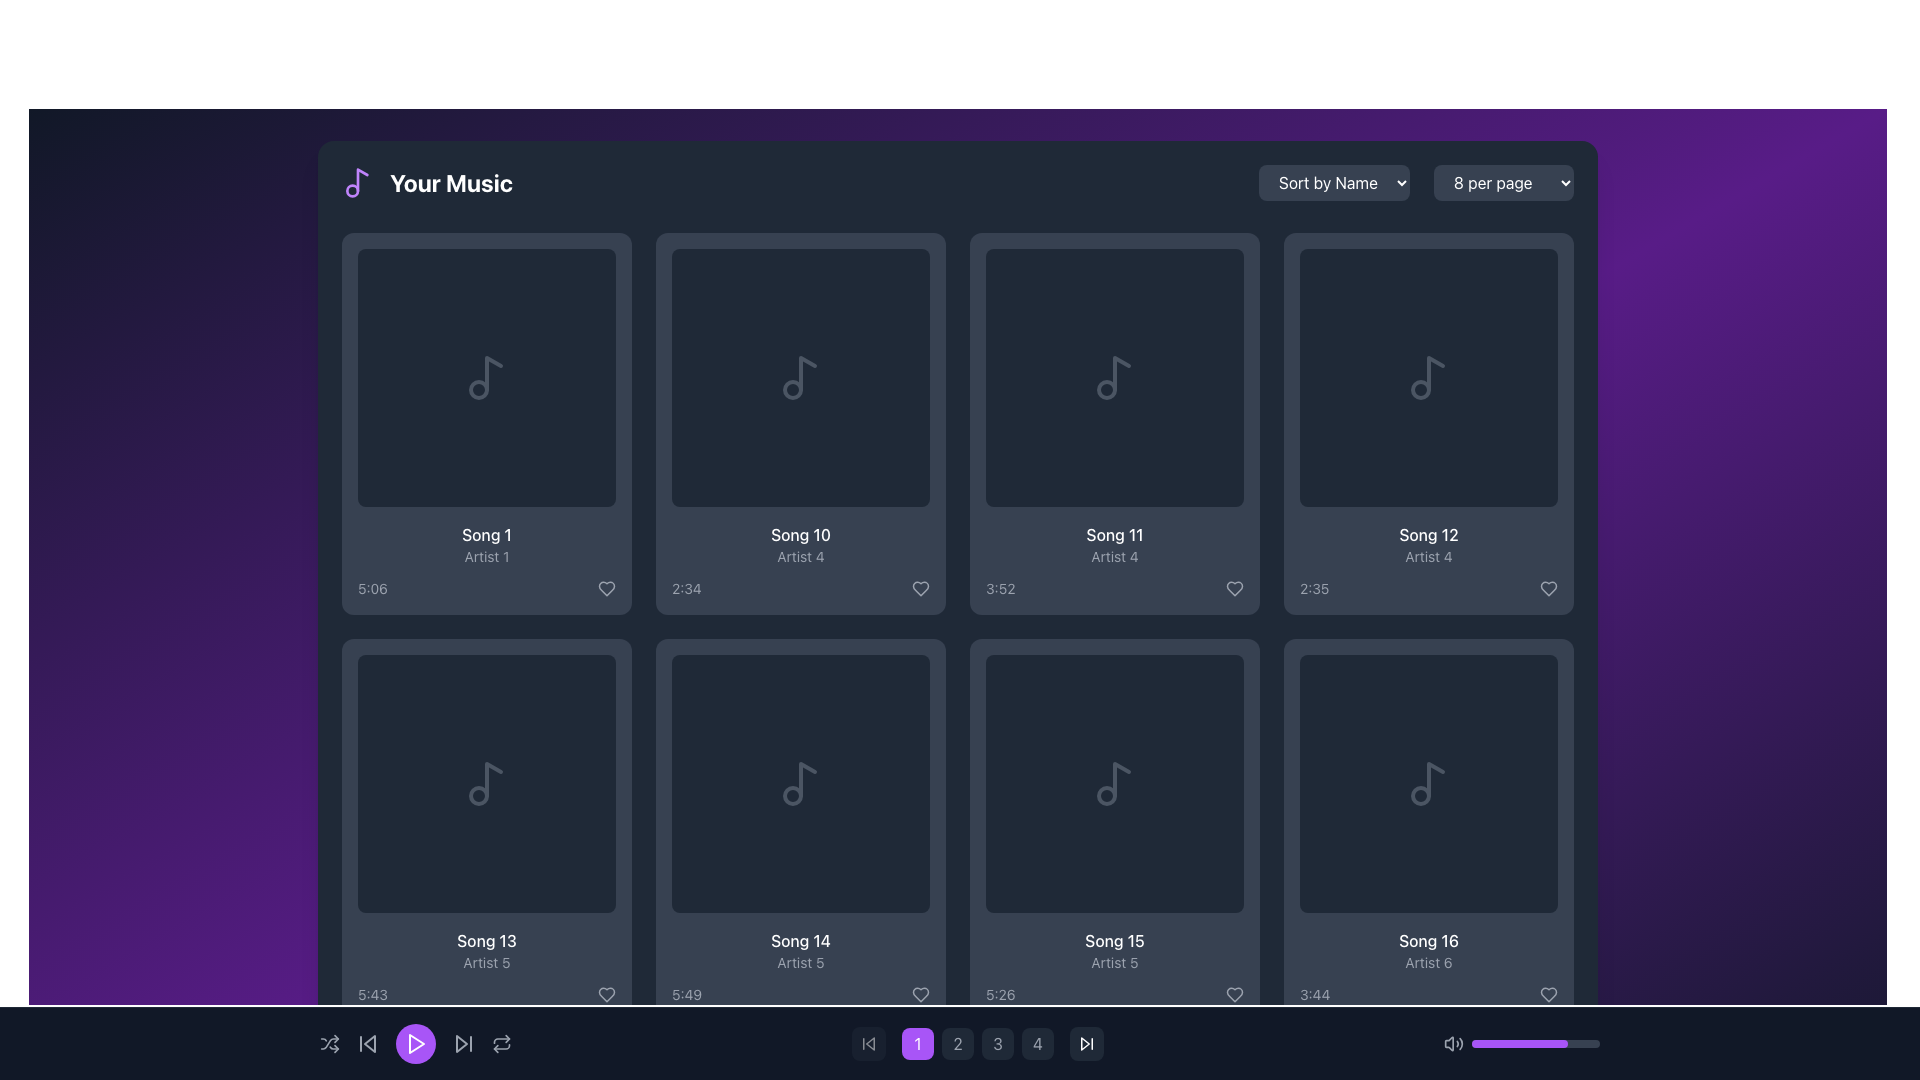  Describe the element at coordinates (605, 995) in the screenshot. I see `the heart icon button in the bottom right corner of the card for 'Song 13' by 'Artist 5' to mark the song as a favorite` at that location.